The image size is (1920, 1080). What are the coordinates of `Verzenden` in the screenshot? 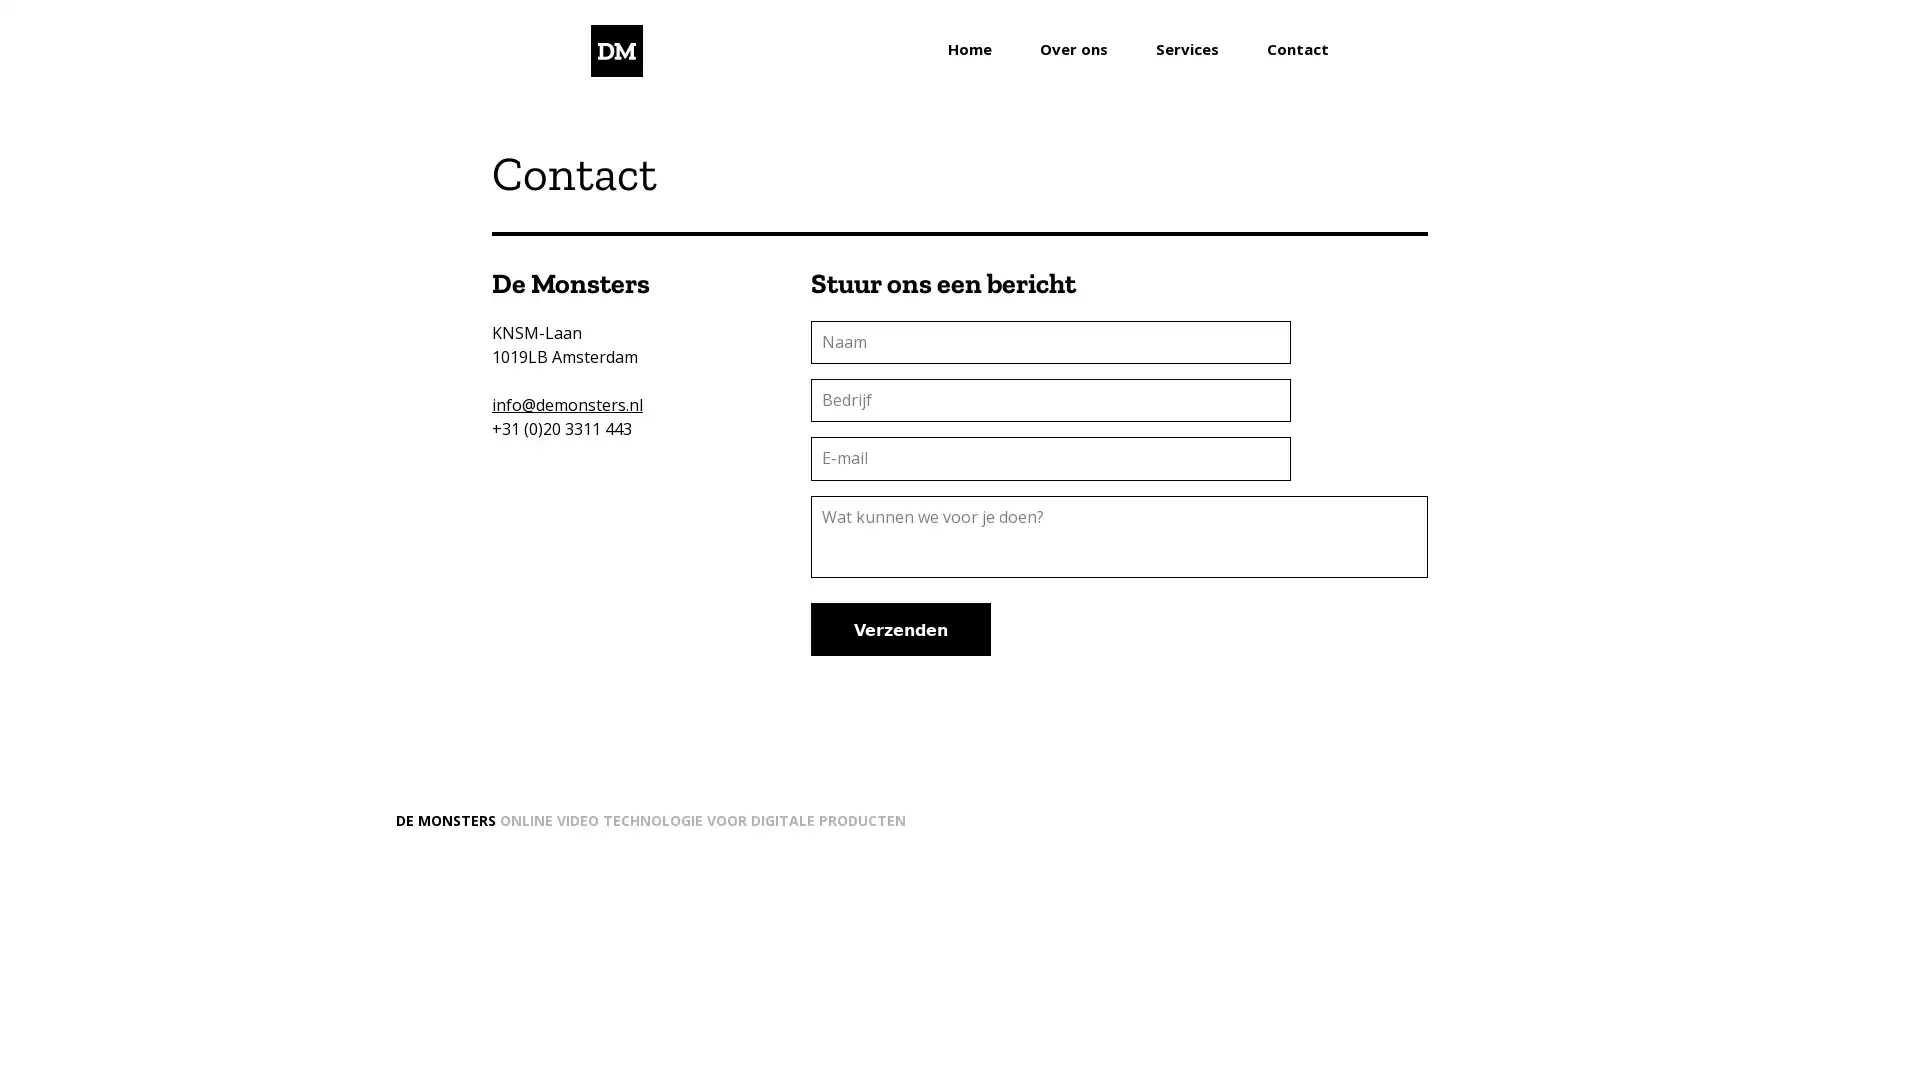 It's located at (900, 627).